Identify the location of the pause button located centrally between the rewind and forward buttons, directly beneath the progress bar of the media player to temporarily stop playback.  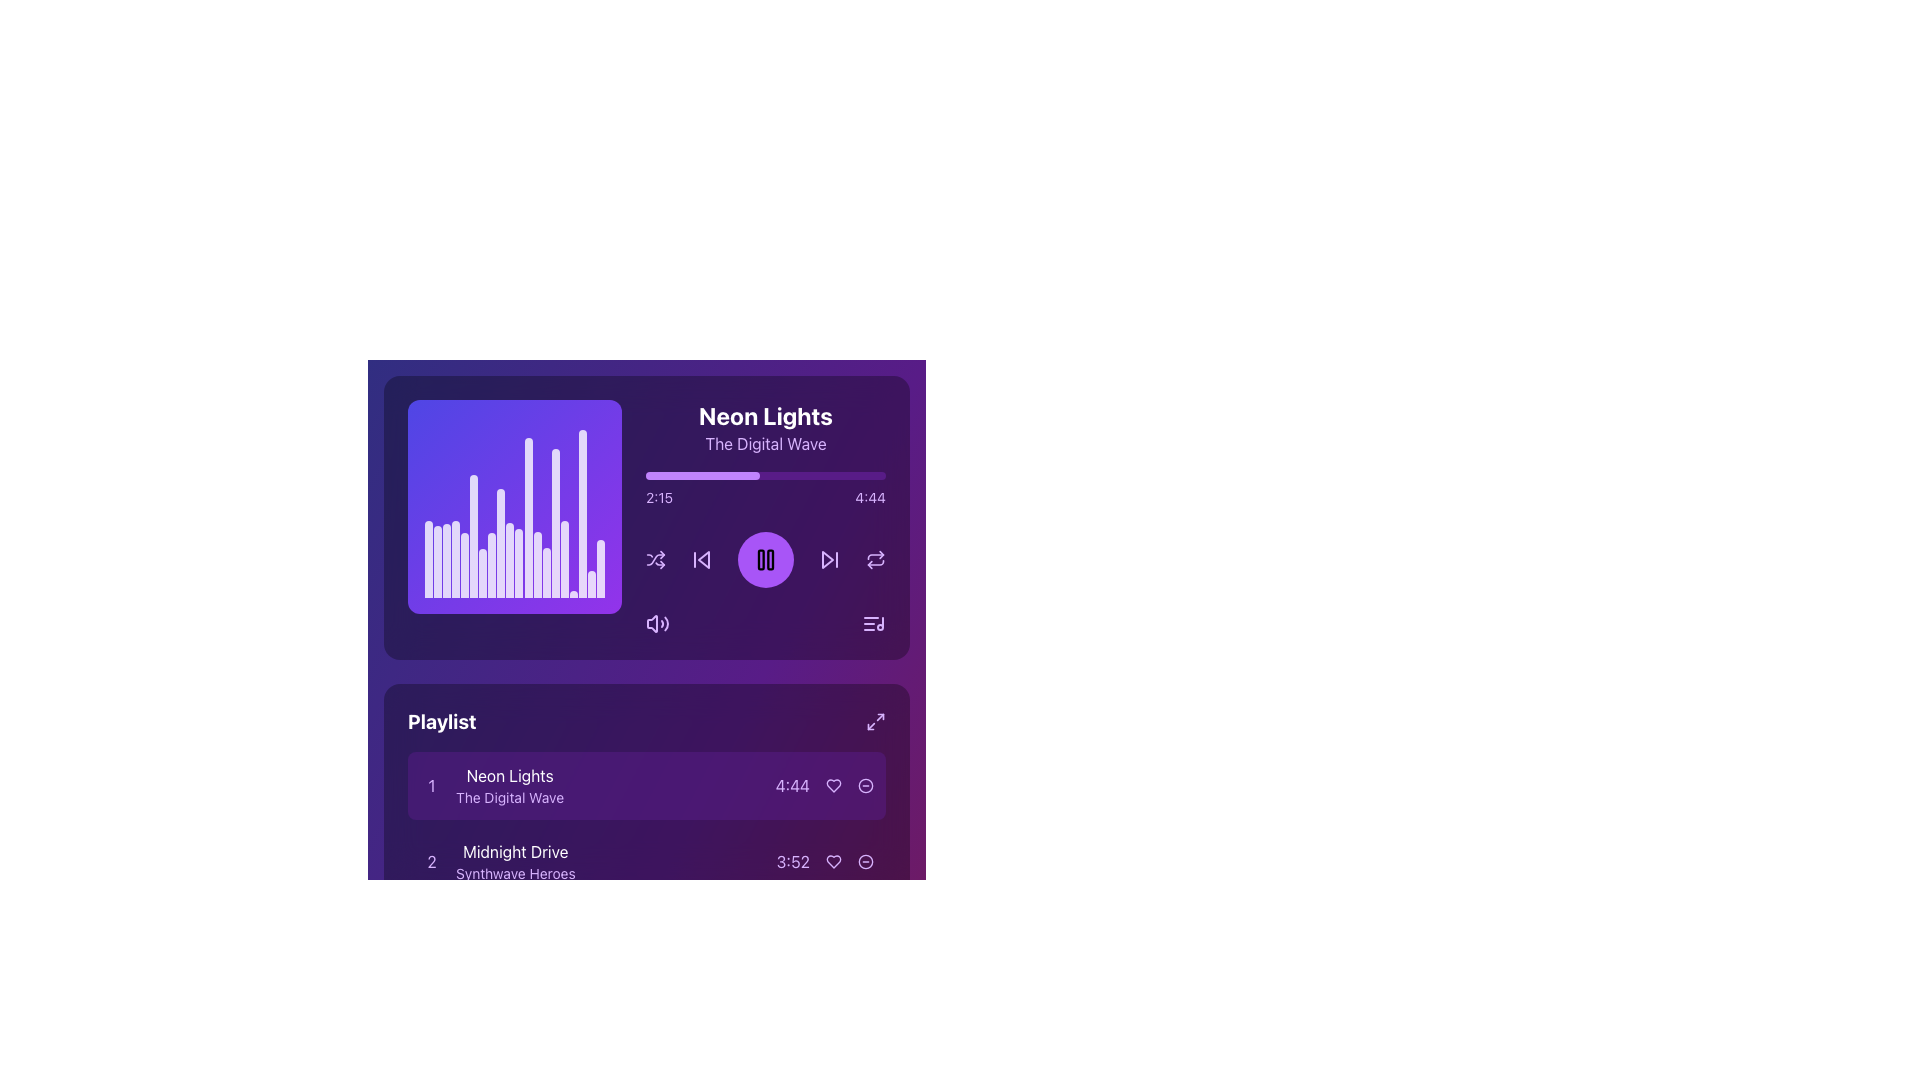
(765, 559).